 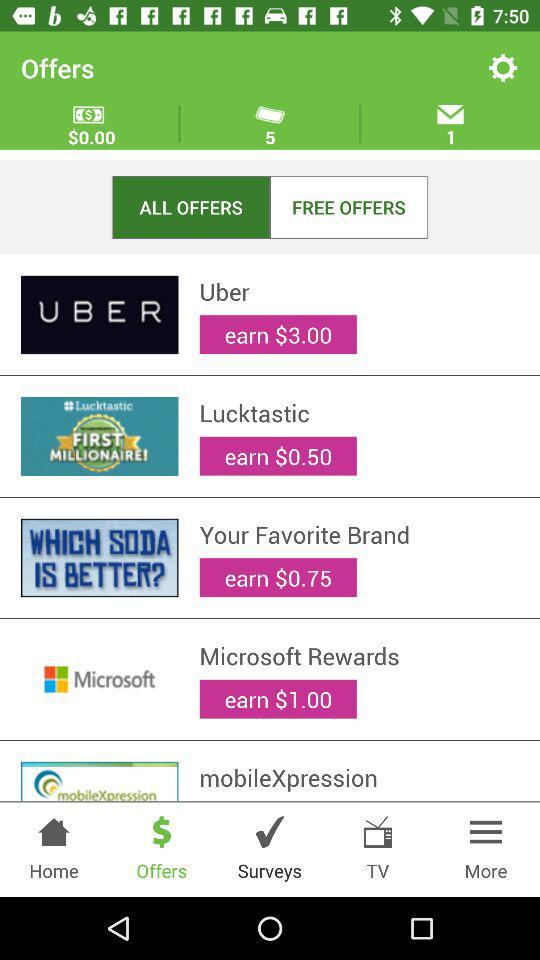 I want to click on the icon above earn $3.00 icon, so click(x=358, y=776).